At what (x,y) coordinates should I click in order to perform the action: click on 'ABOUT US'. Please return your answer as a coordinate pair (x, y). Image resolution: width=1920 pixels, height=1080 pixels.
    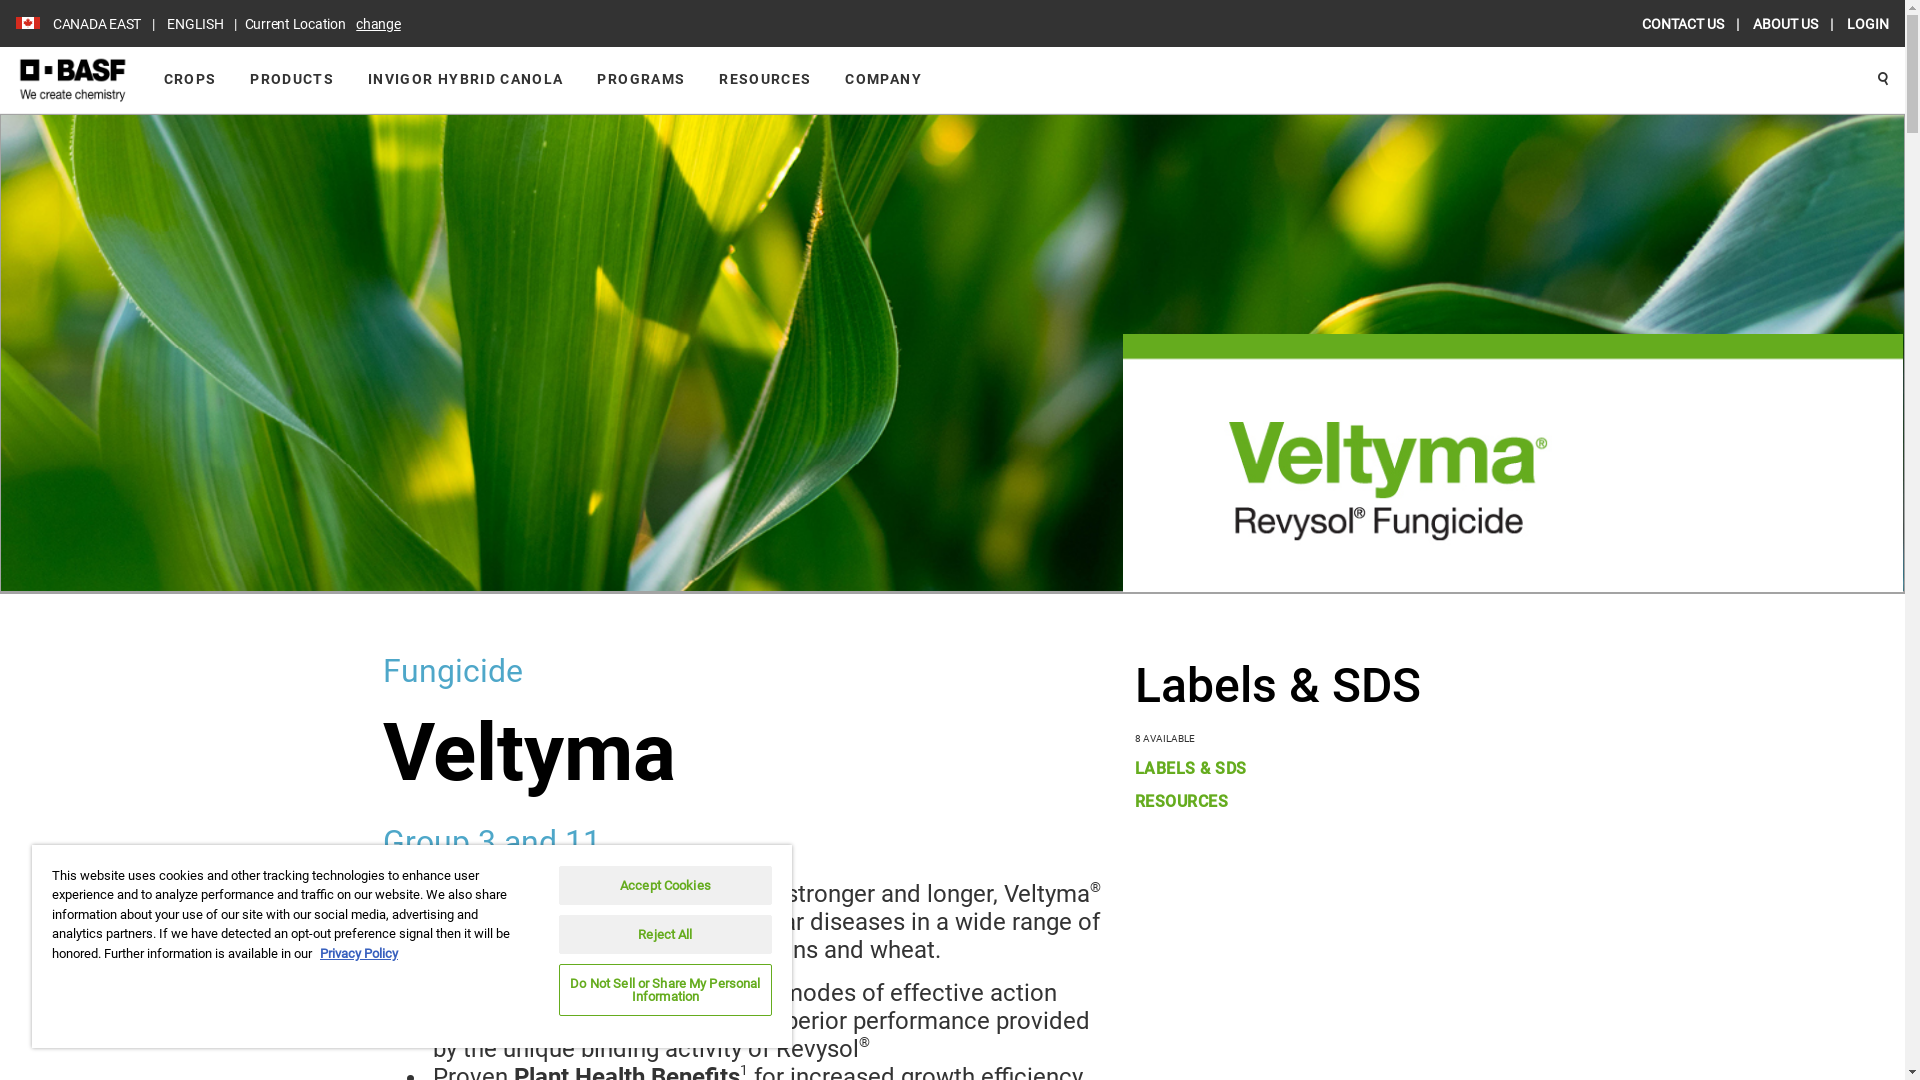
    Looking at the image, I should click on (1786, 23).